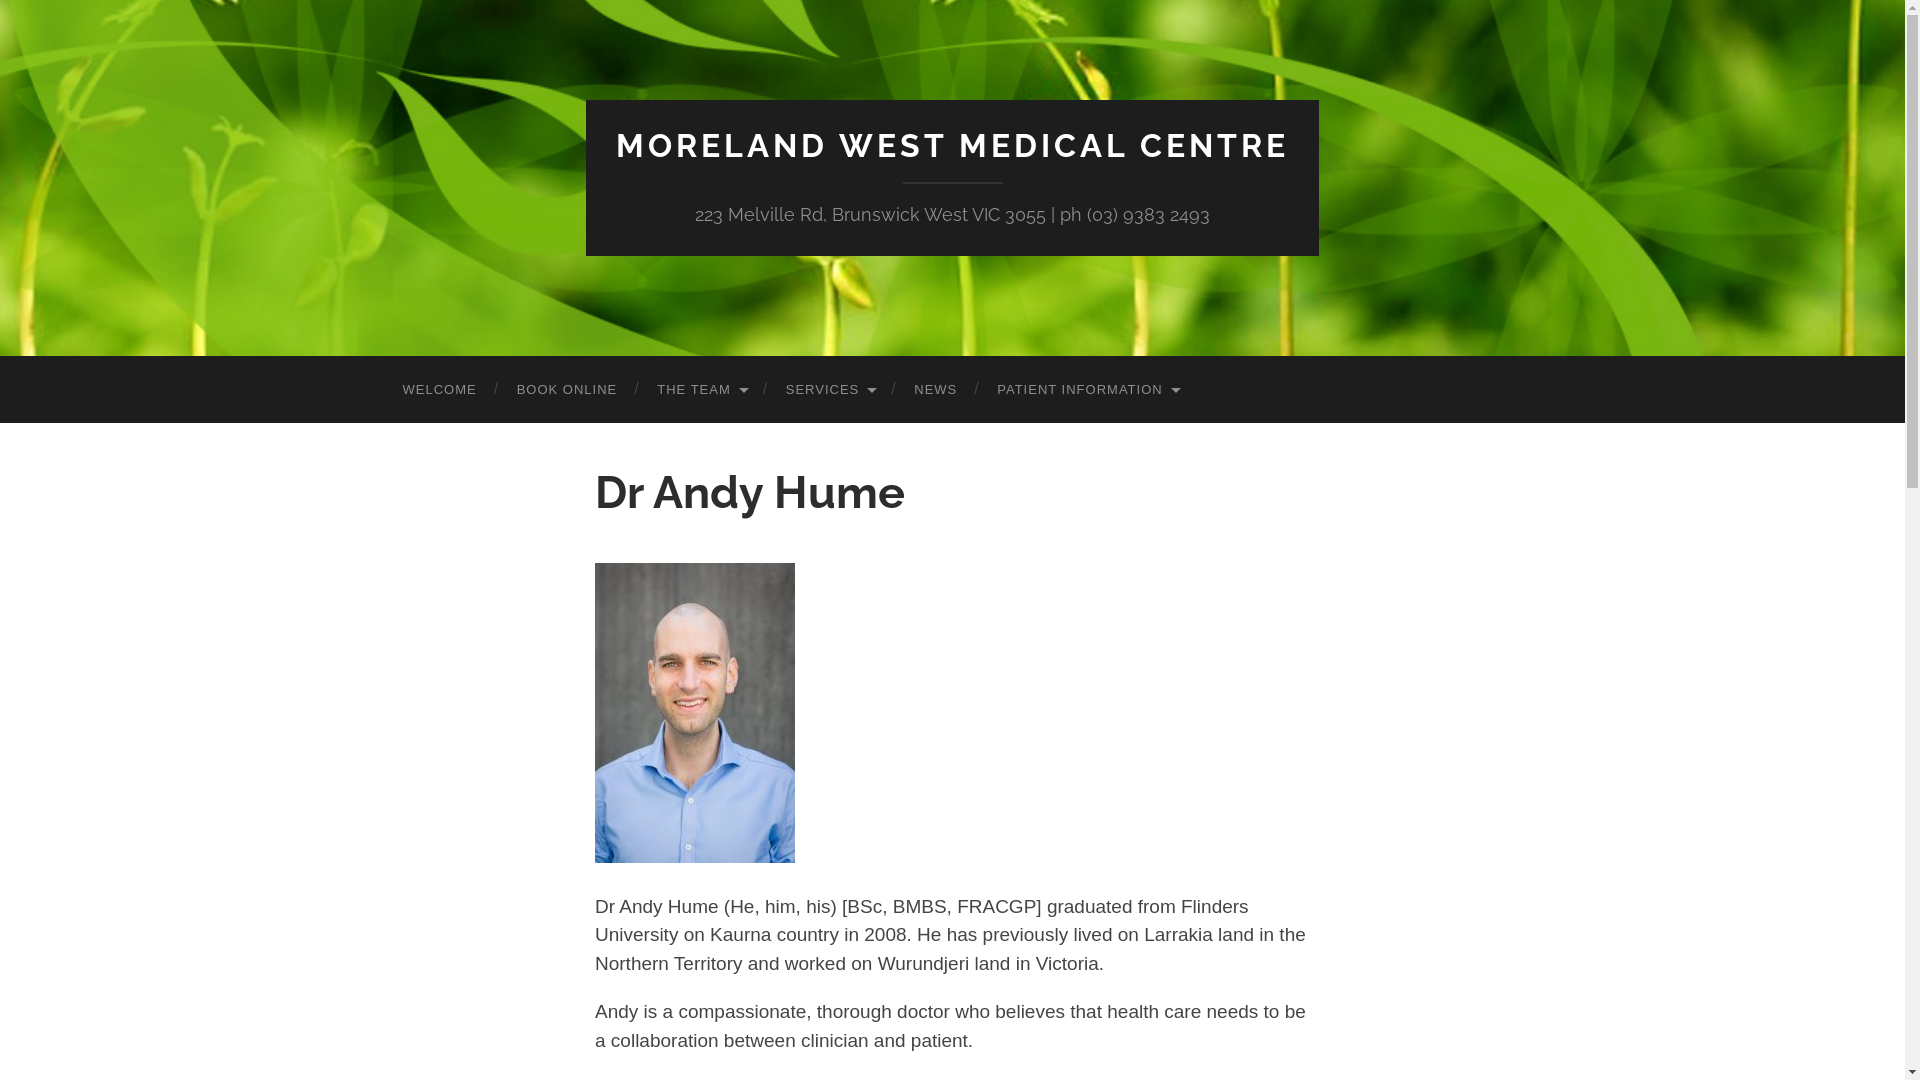 The width and height of the screenshot is (1920, 1080). I want to click on 'BOOK ONLINE', so click(566, 389).